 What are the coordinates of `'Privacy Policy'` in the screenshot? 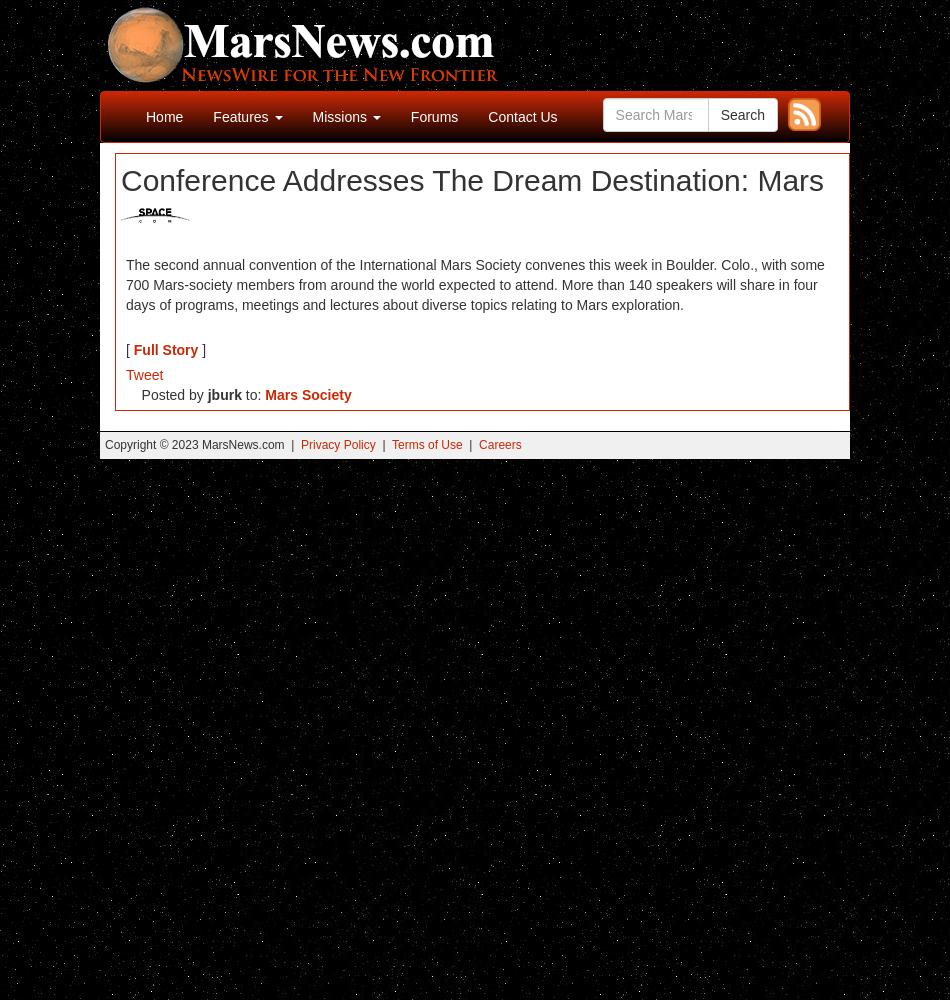 It's located at (337, 444).